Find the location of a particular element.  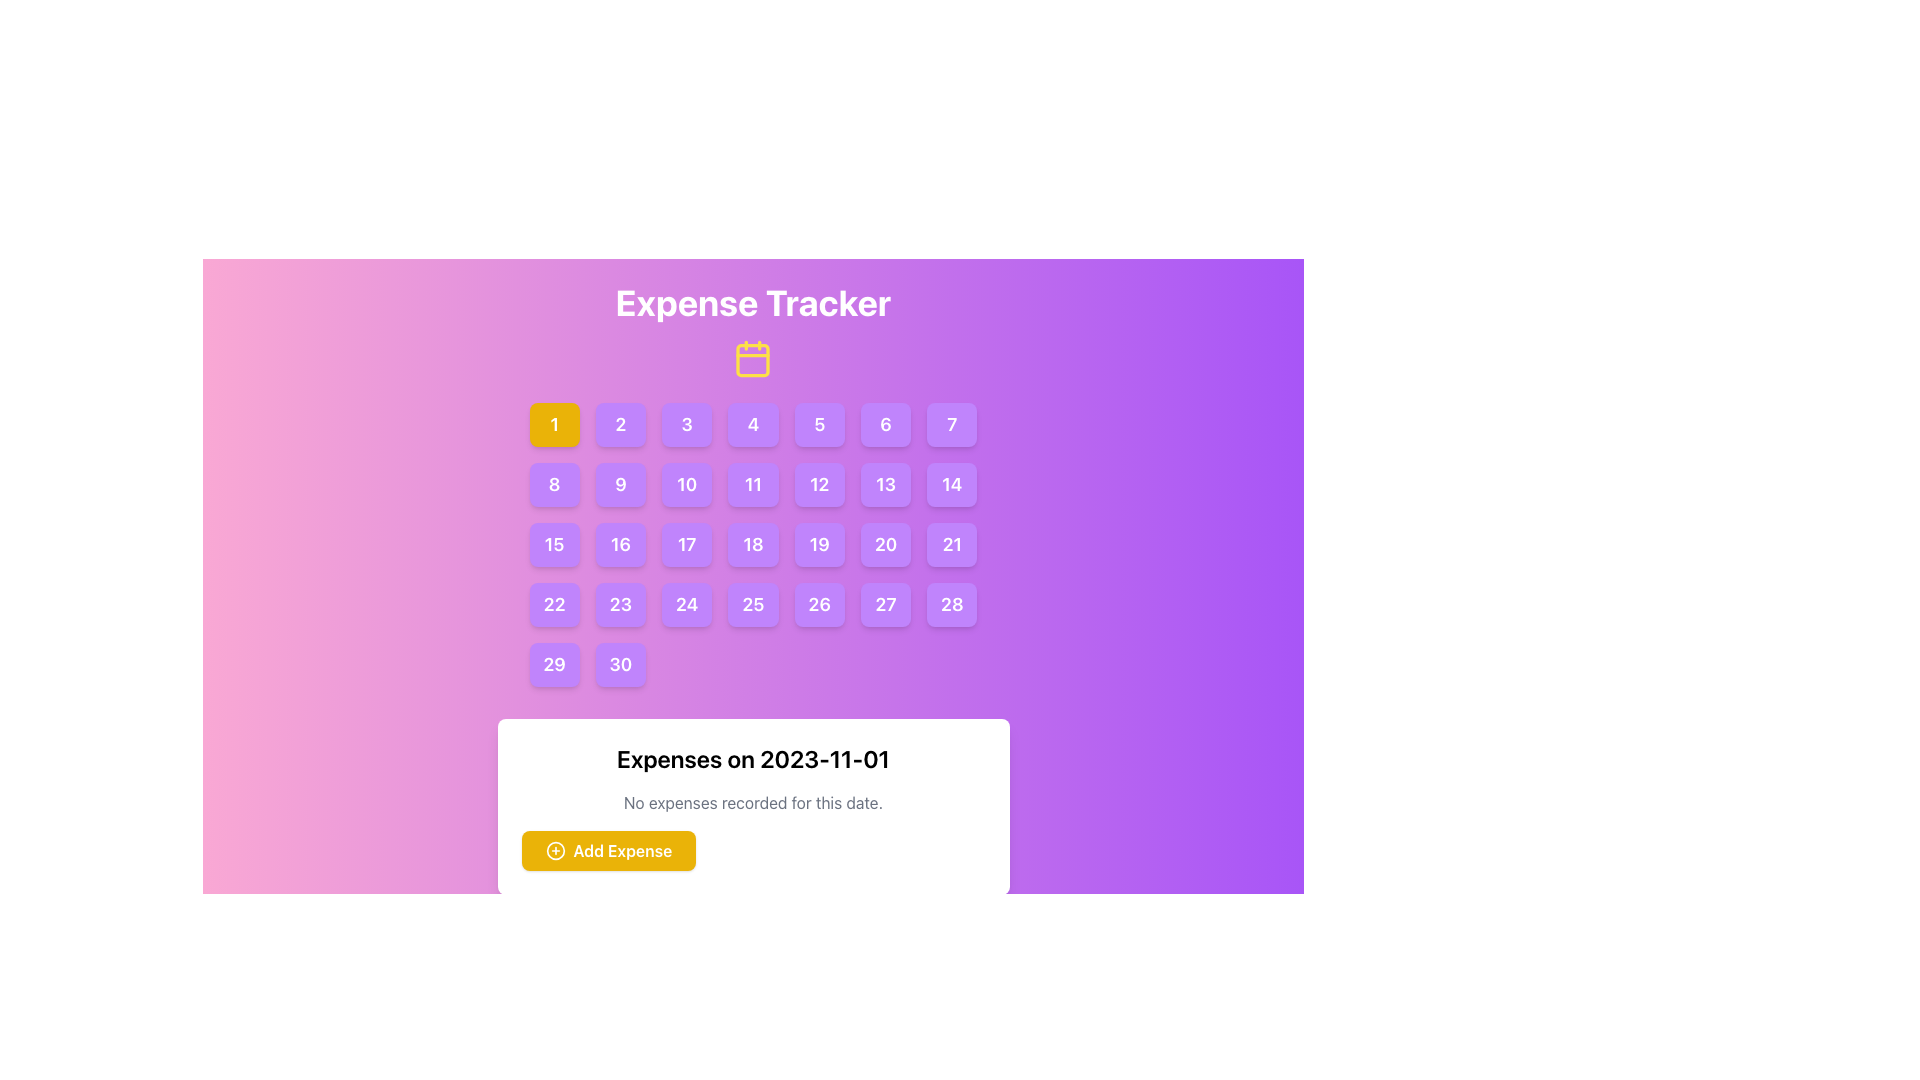

the informational text label indicating the absence of recorded expenses for the selected date, located below the title 'Expenses on 2023-11-01' and above the 'Add Expense' button is located at coordinates (752, 801).